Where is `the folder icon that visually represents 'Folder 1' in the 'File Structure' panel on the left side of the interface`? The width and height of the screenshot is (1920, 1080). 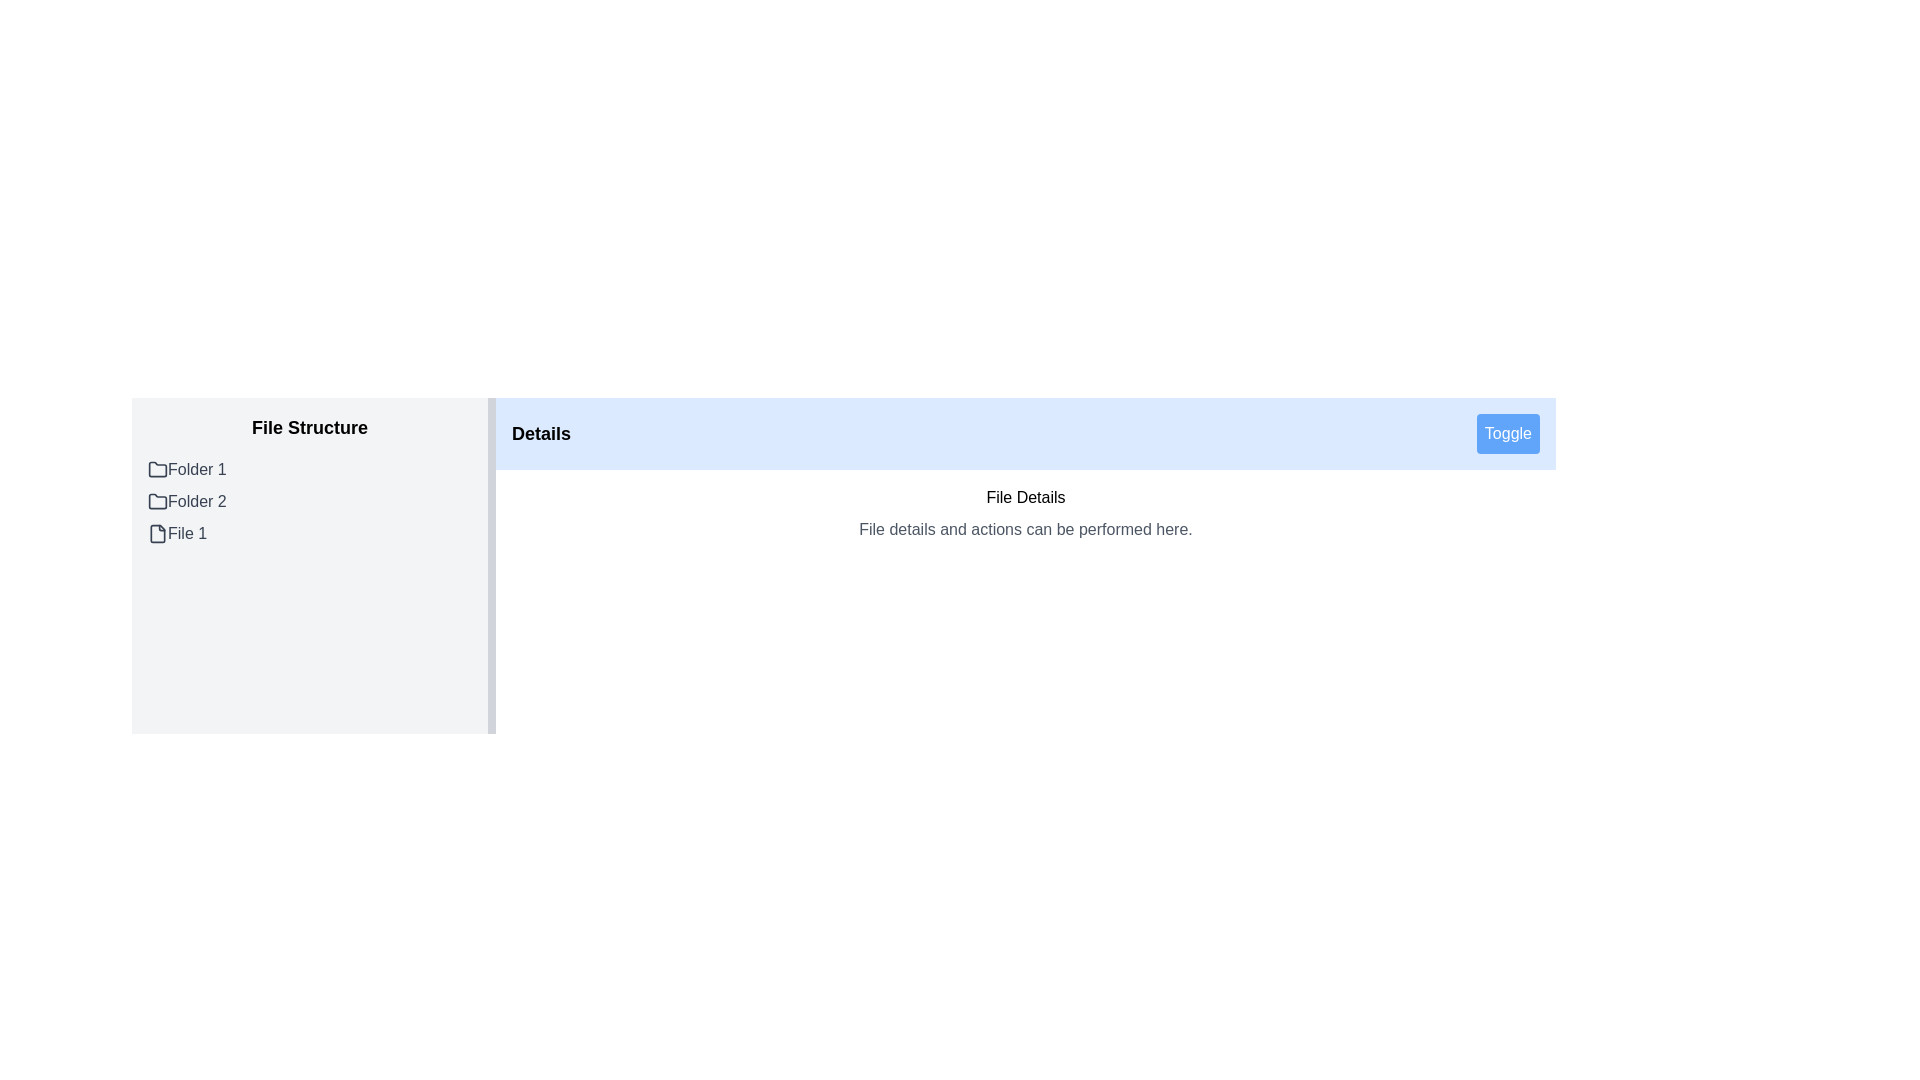
the folder icon that visually represents 'Folder 1' in the 'File Structure' panel on the left side of the interface is located at coordinates (157, 470).